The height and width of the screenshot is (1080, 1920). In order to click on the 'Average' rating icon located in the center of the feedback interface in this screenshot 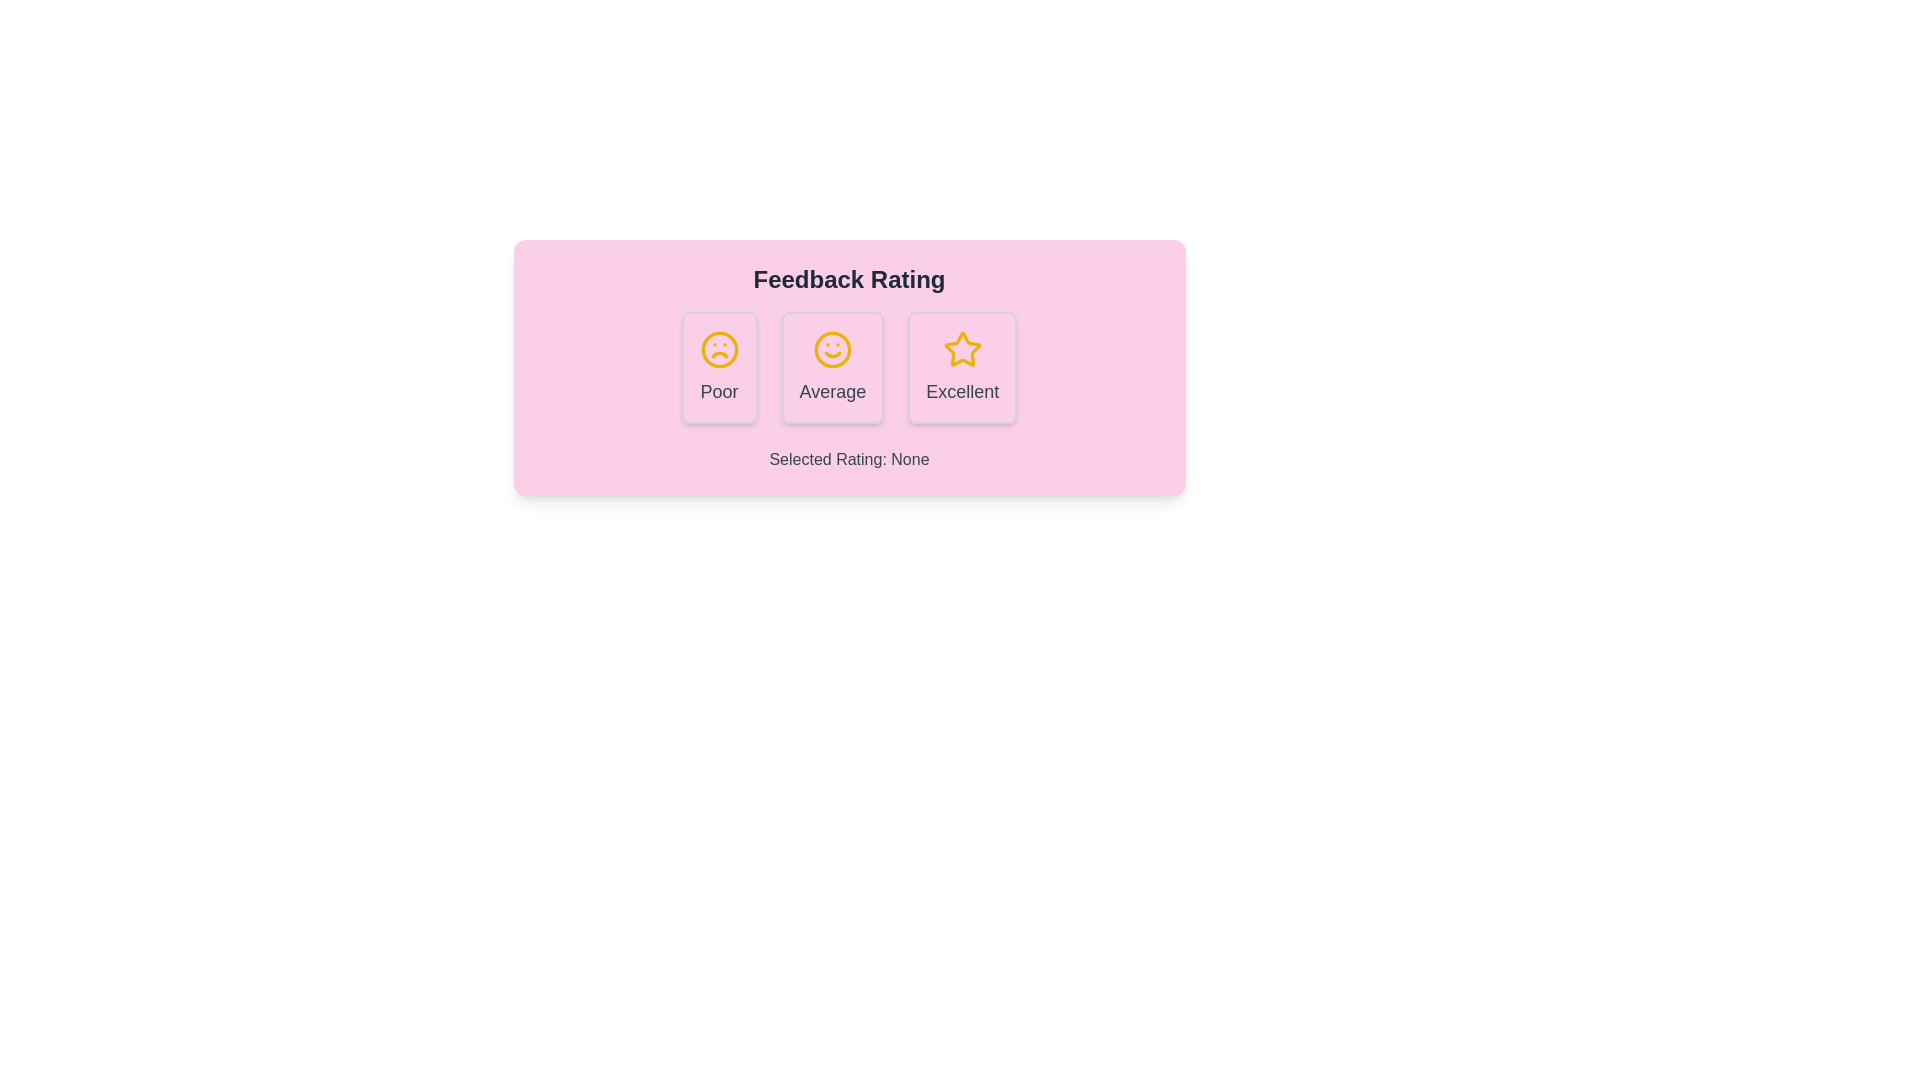, I will do `click(832, 349)`.